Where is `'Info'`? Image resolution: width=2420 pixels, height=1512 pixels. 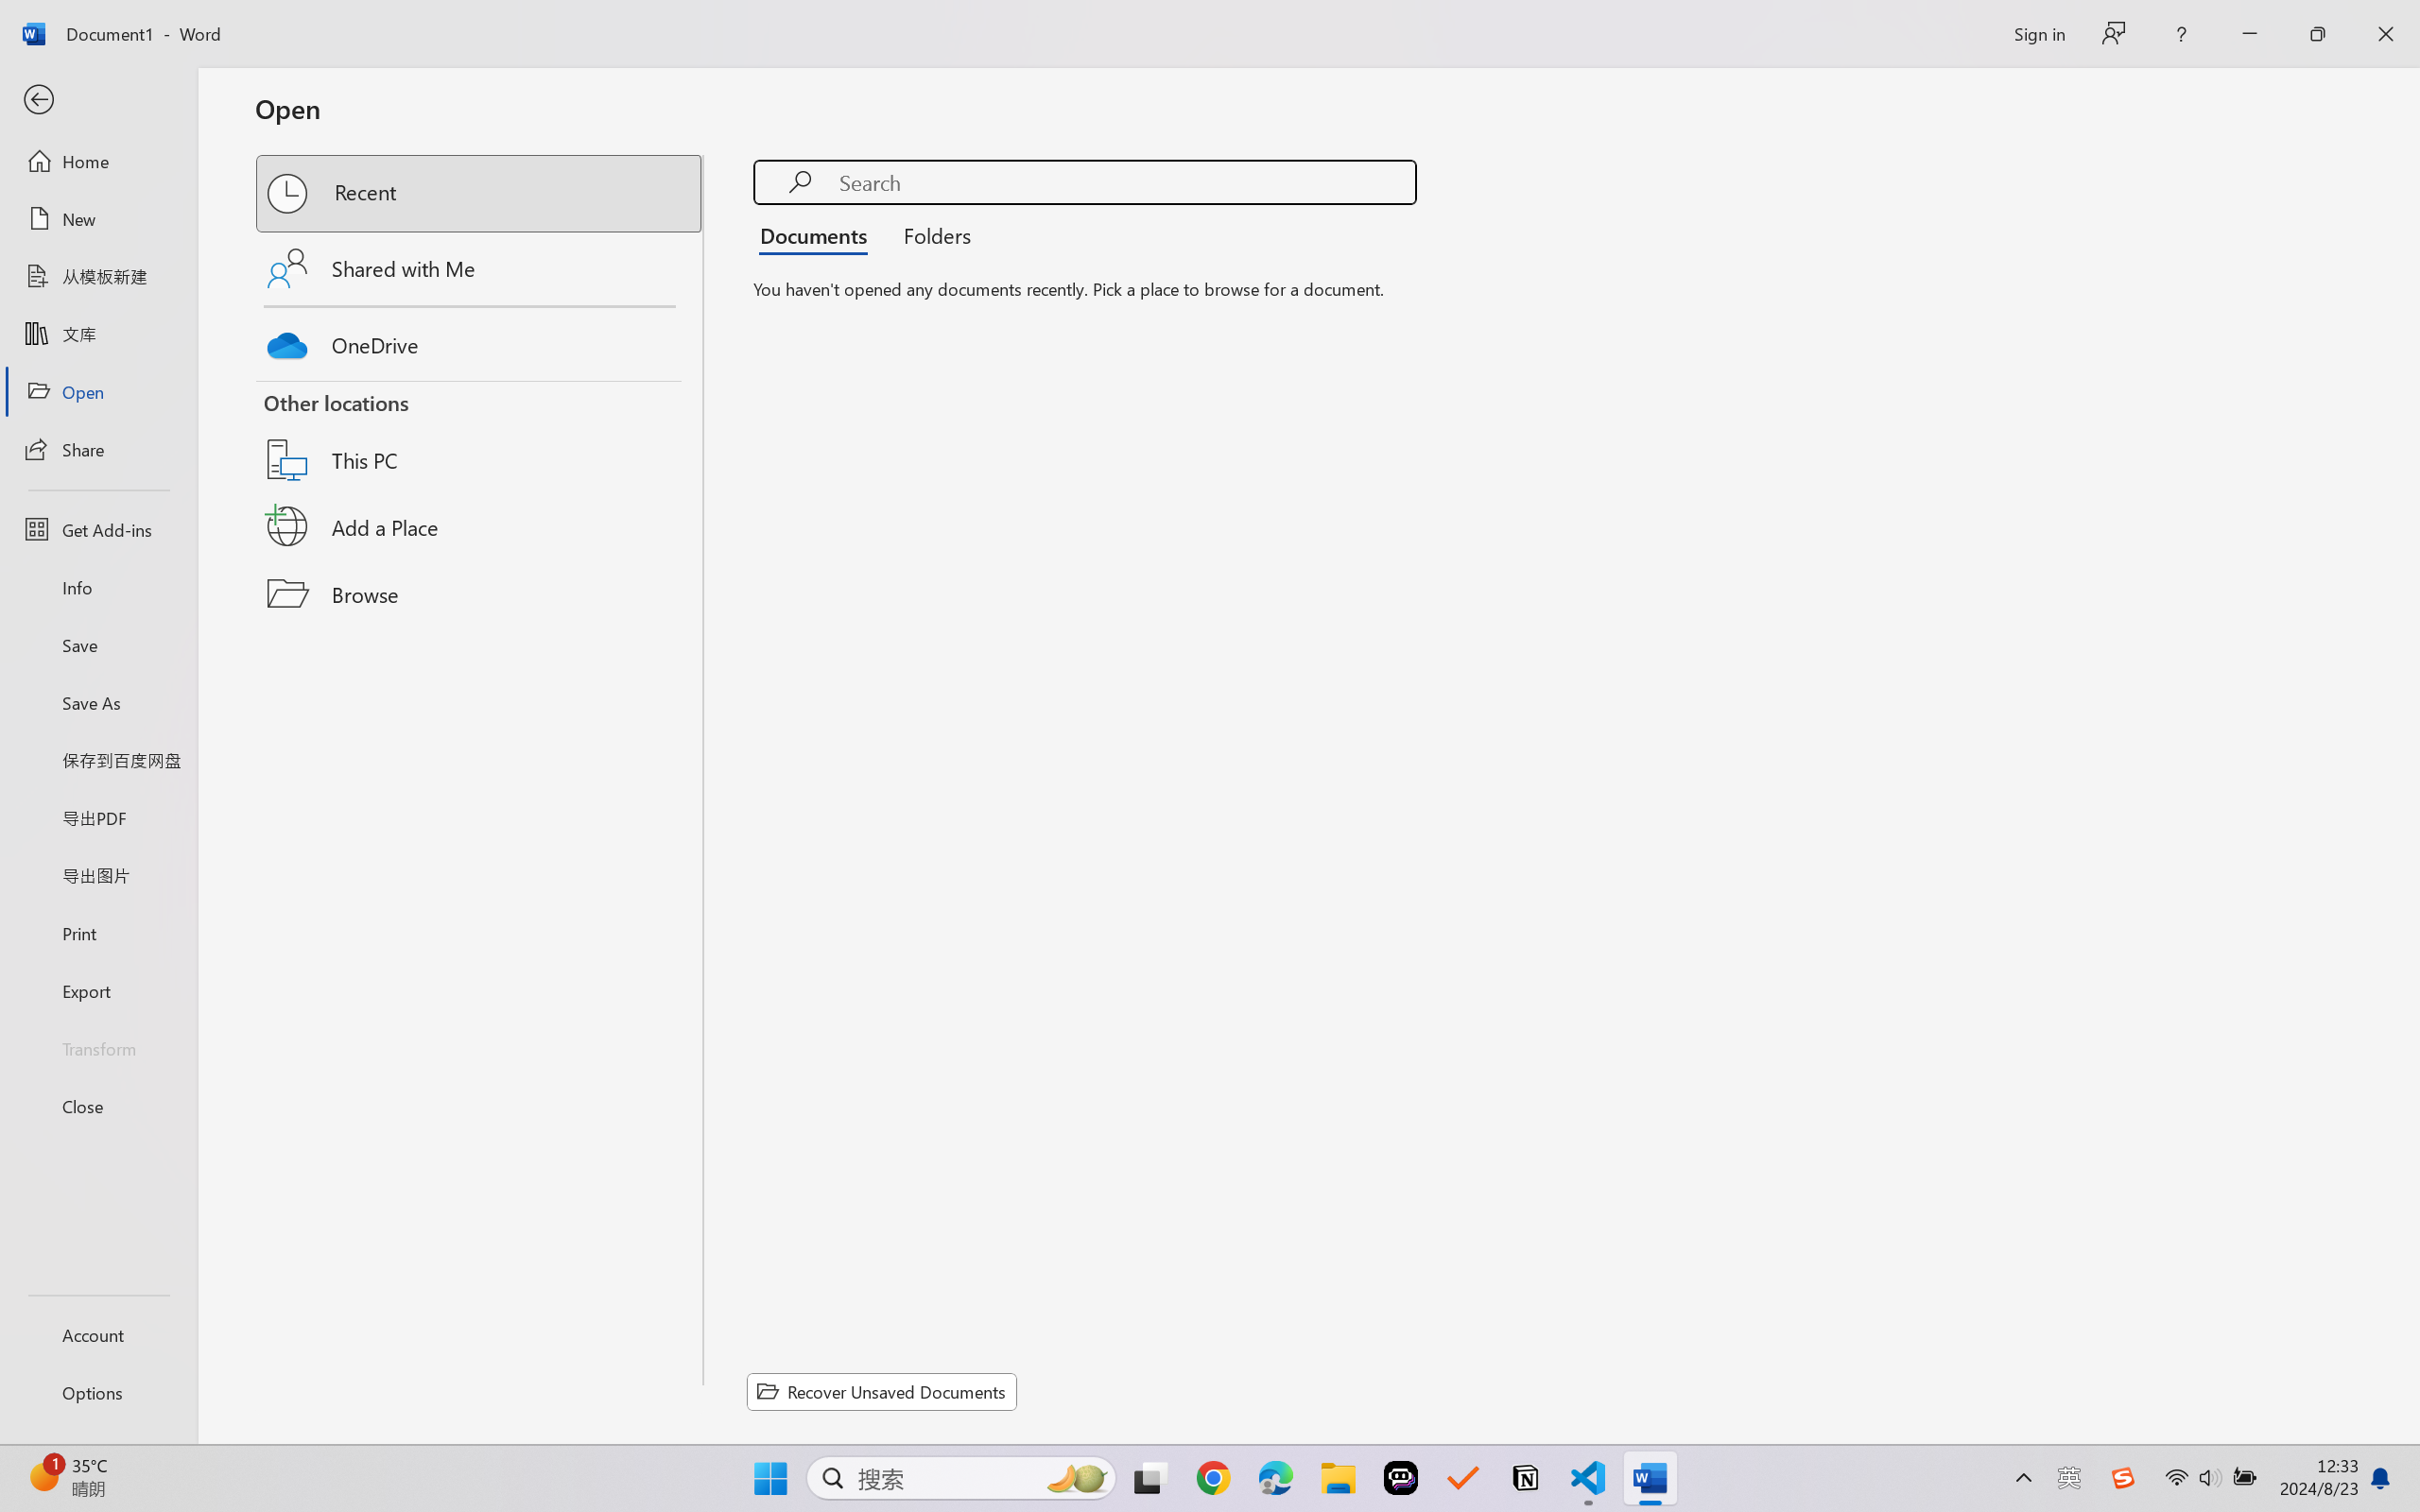 'Info' is located at coordinates (97, 586).